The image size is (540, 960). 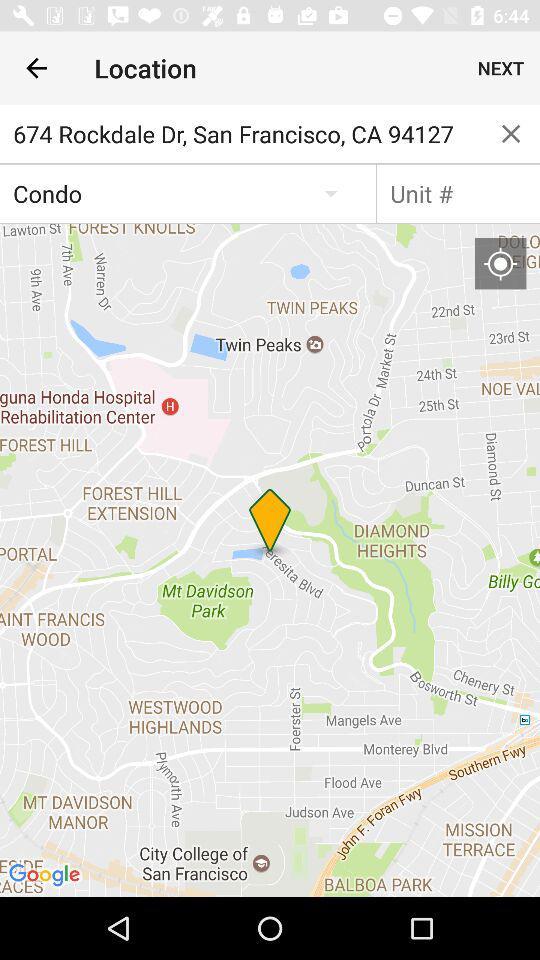 What do you see at coordinates (500, 68) in the screenshot?
I see `the item to the right of the location item` at bounding box center [500, 68].